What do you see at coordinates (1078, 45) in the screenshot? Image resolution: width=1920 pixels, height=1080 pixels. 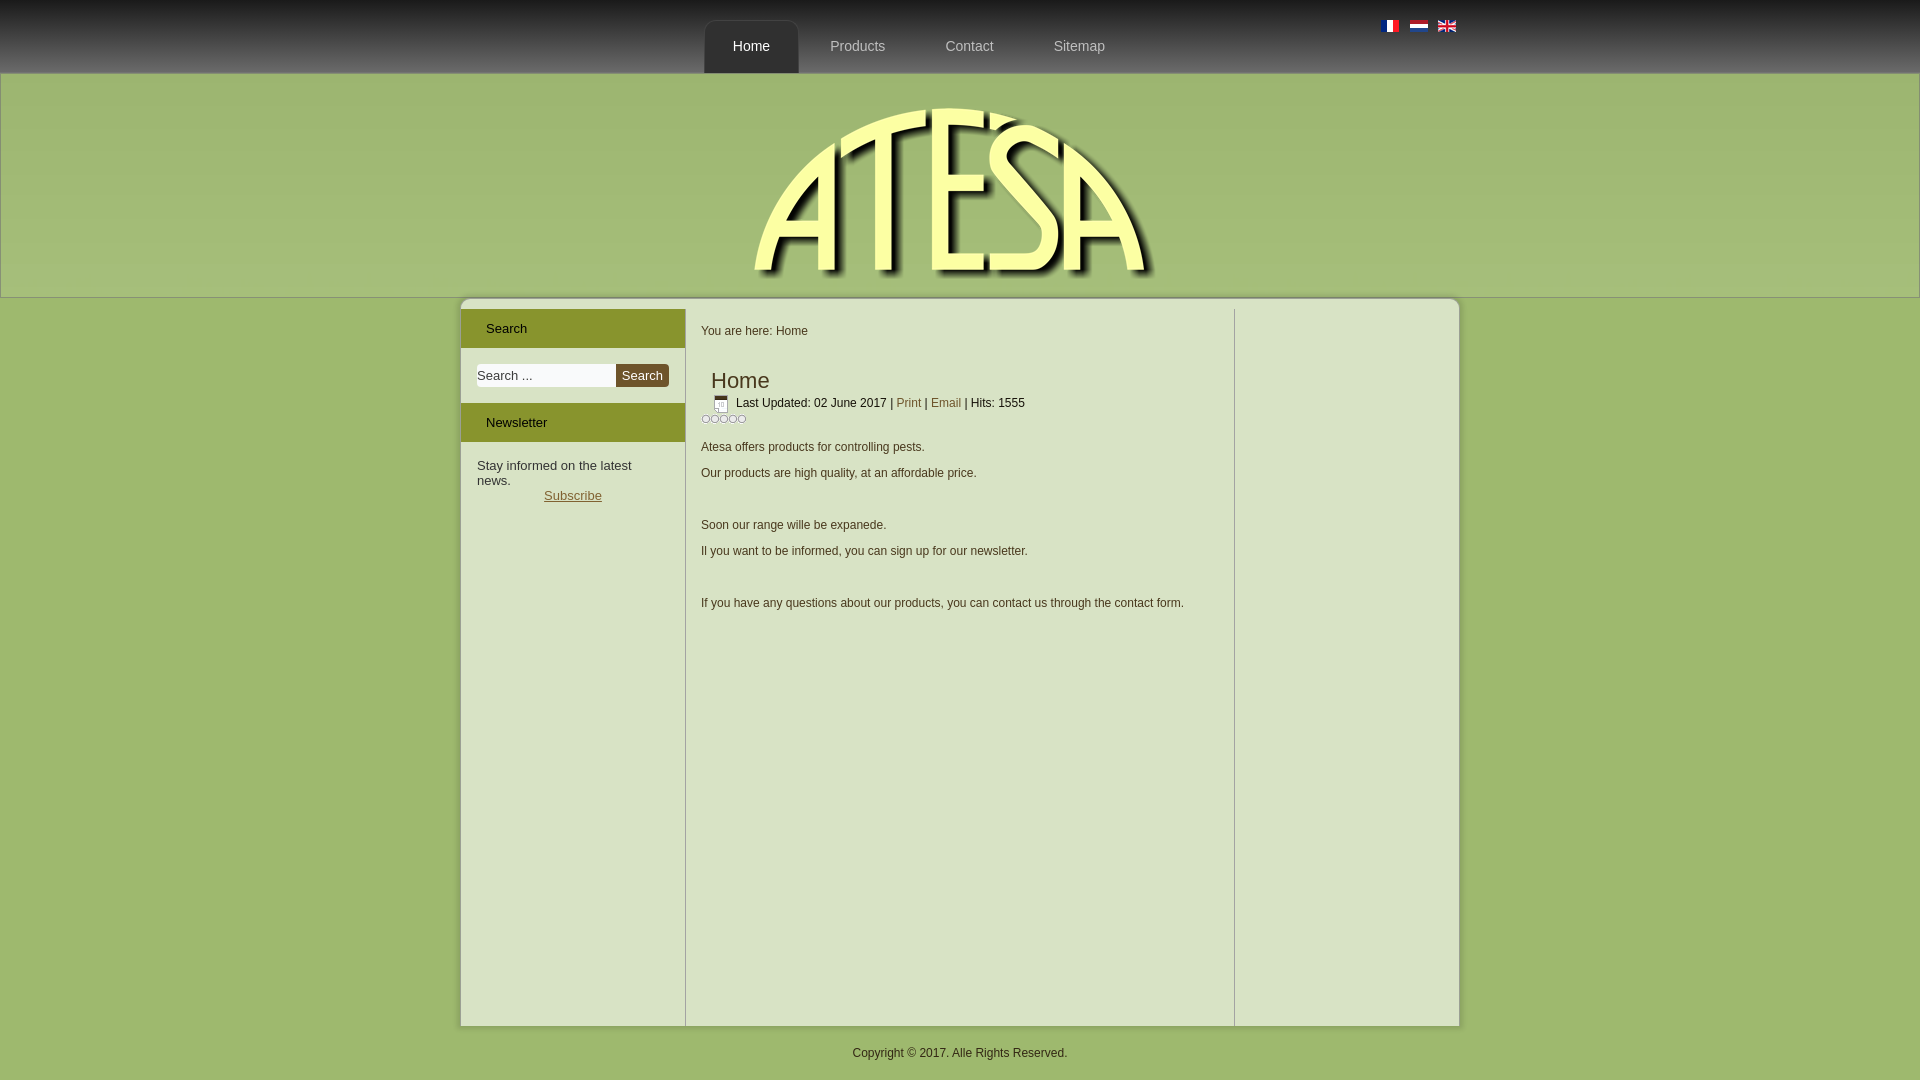 I see `'Sitemap'` at bounding box center [1078, 45].